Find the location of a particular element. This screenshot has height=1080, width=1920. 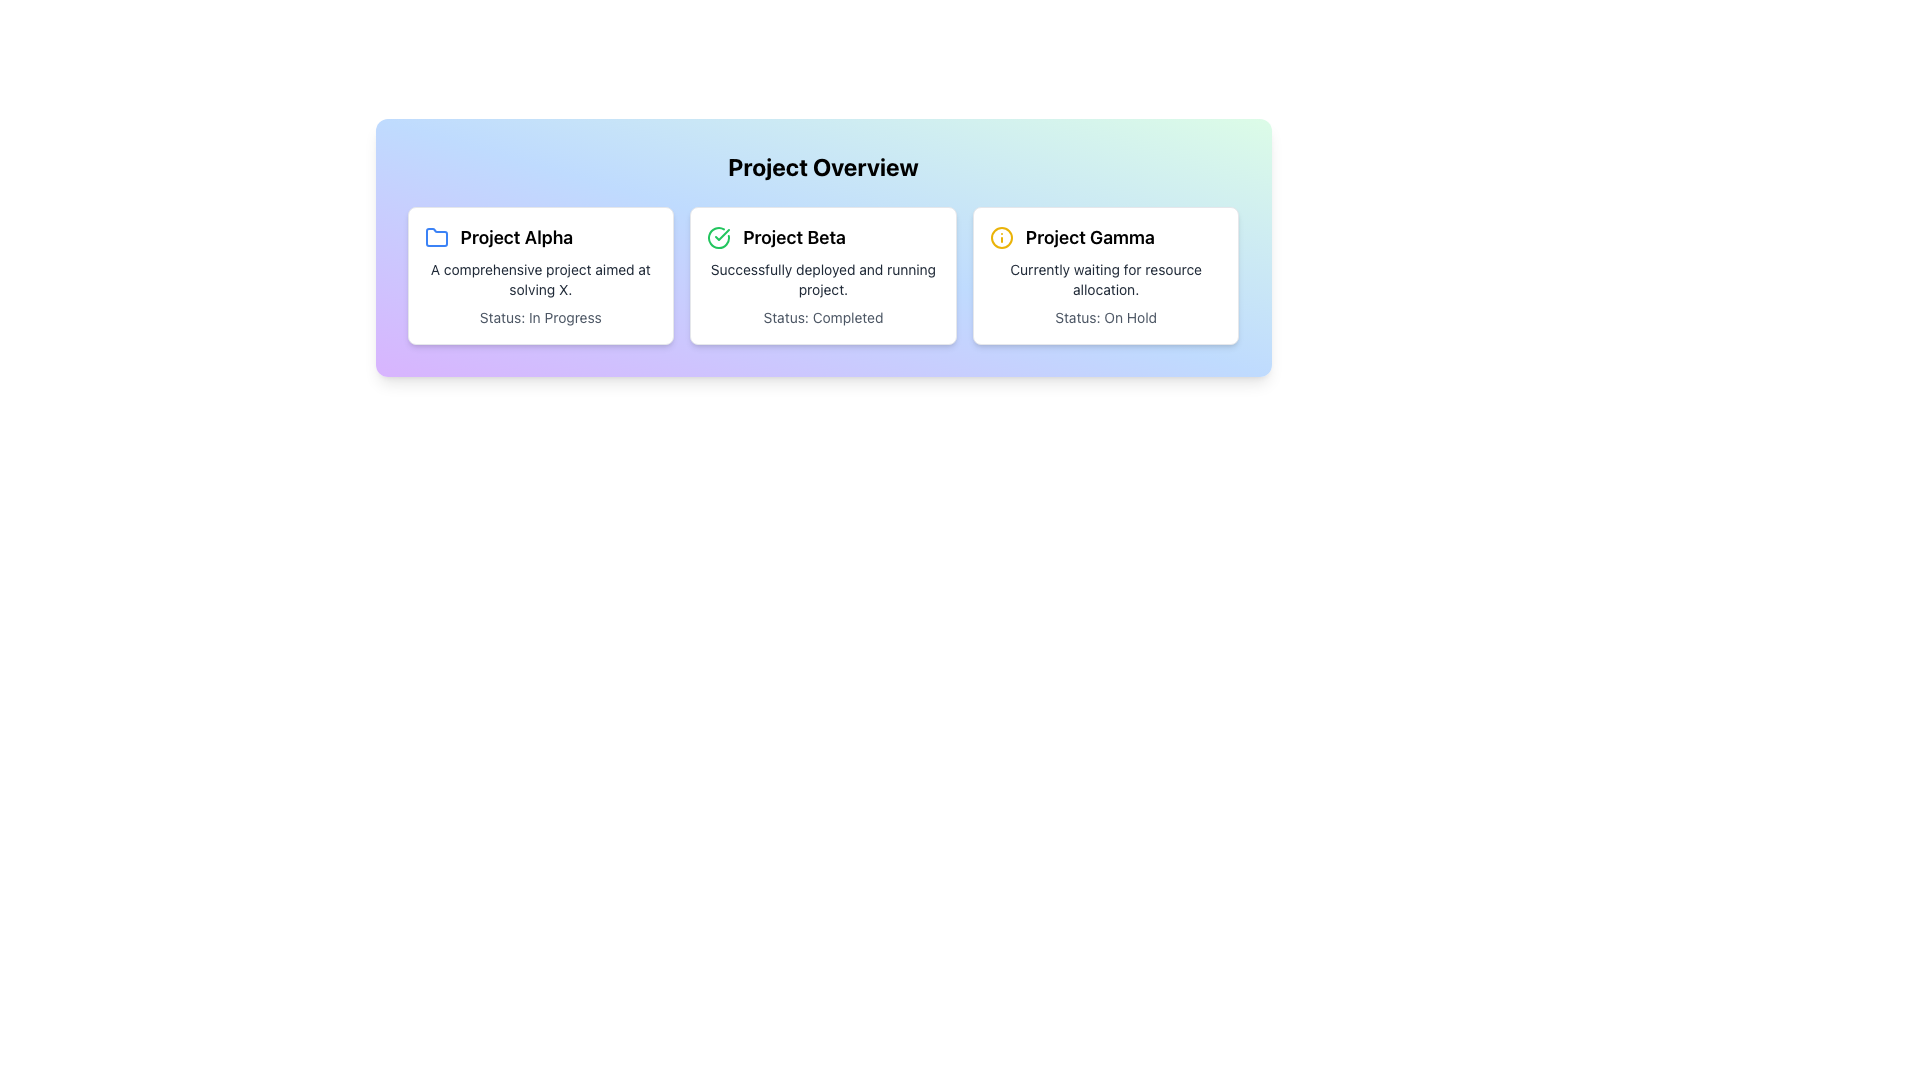

text label displaying 'Project Alpha' which is styled with a bold font and is positioned within the project details card is located at coordinates (516, 237).